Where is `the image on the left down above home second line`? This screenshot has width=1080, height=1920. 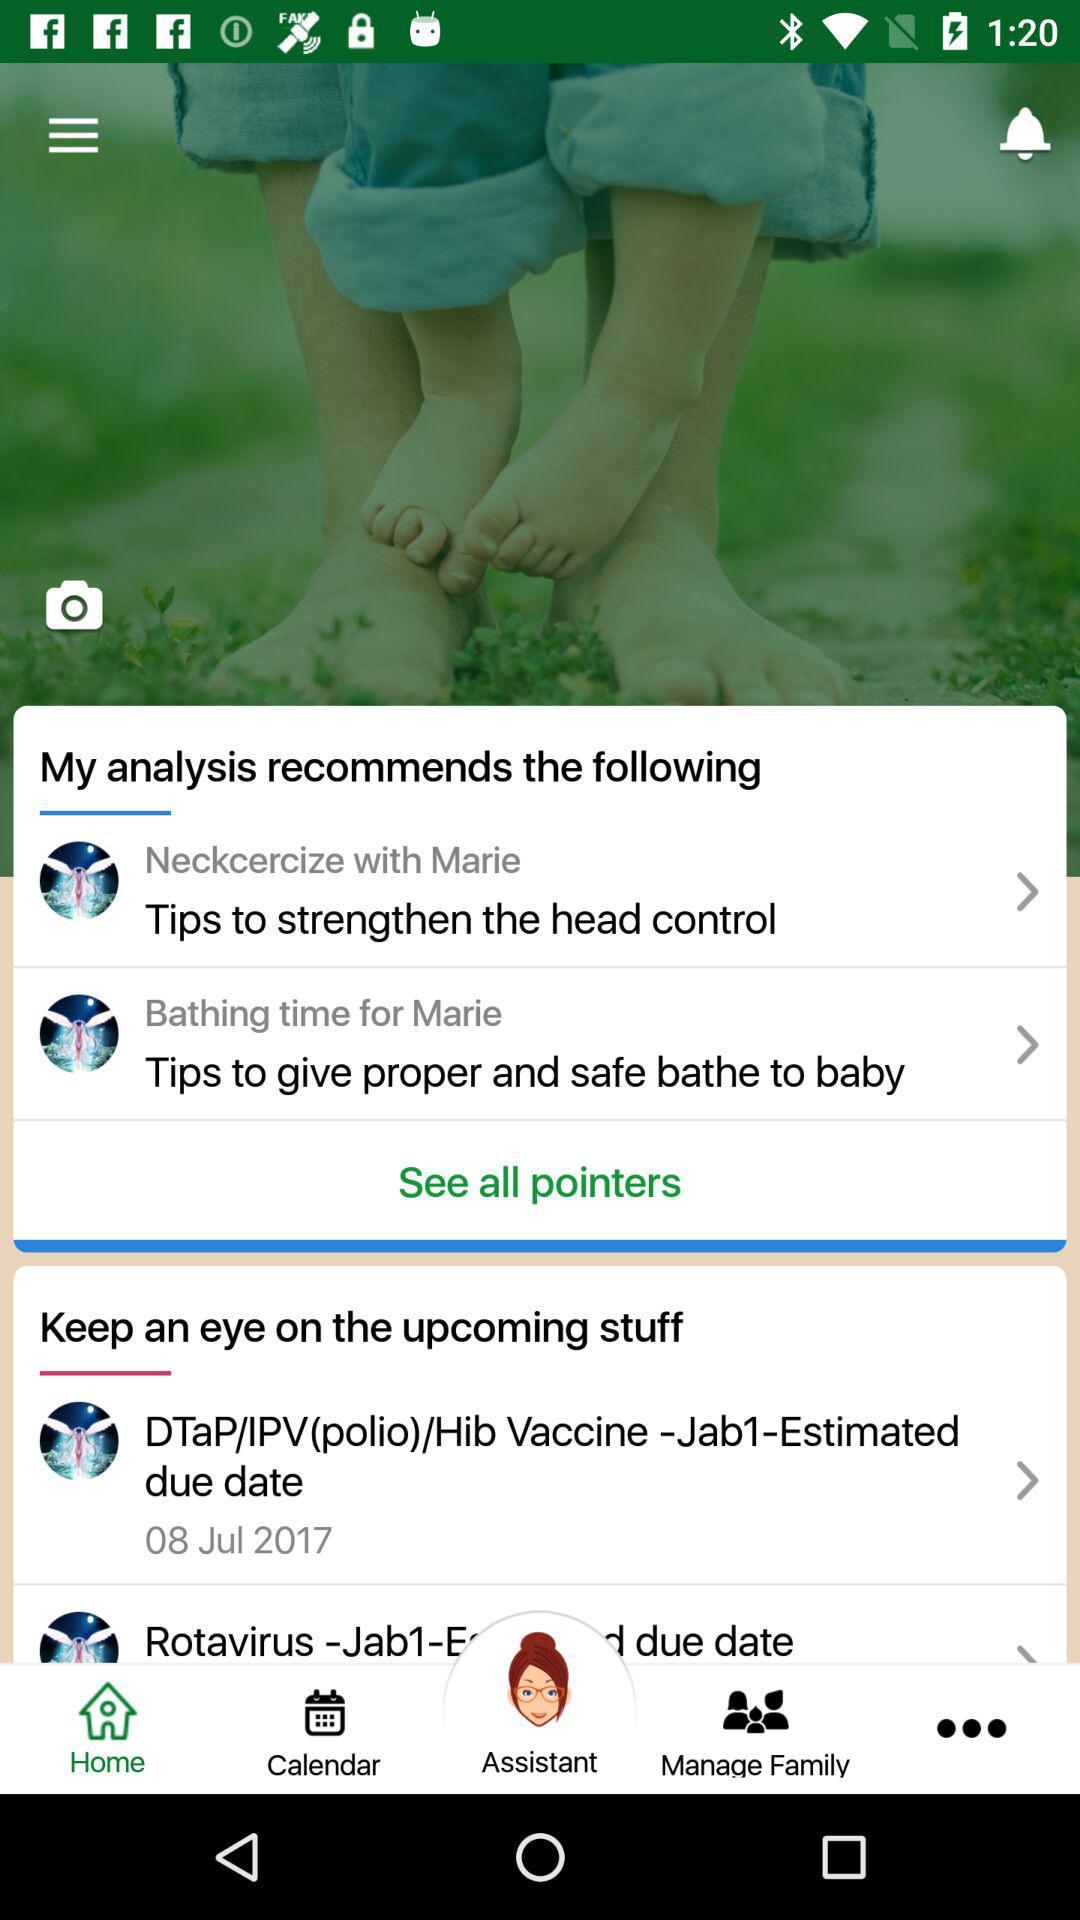 the image on the left down above home second line is located at coordinates (78, 1441).